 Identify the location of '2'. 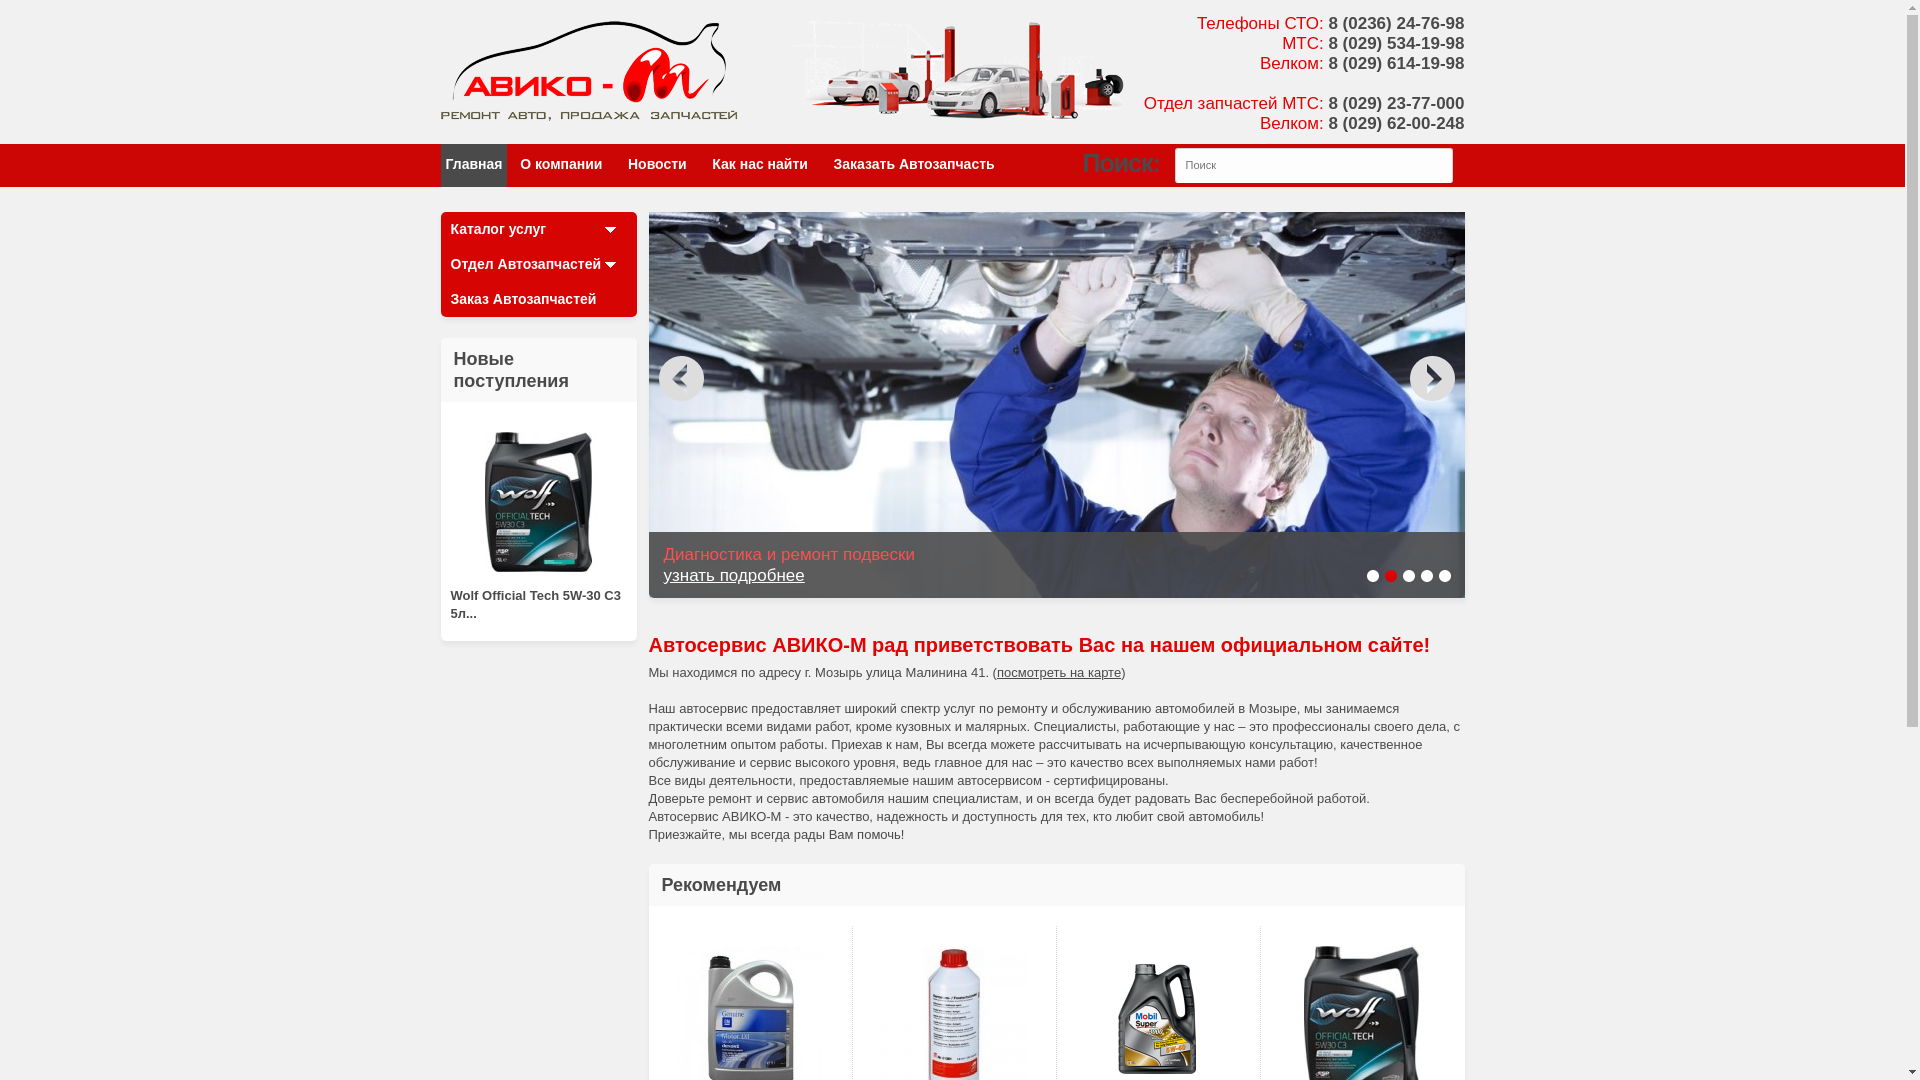
(1389, 575).